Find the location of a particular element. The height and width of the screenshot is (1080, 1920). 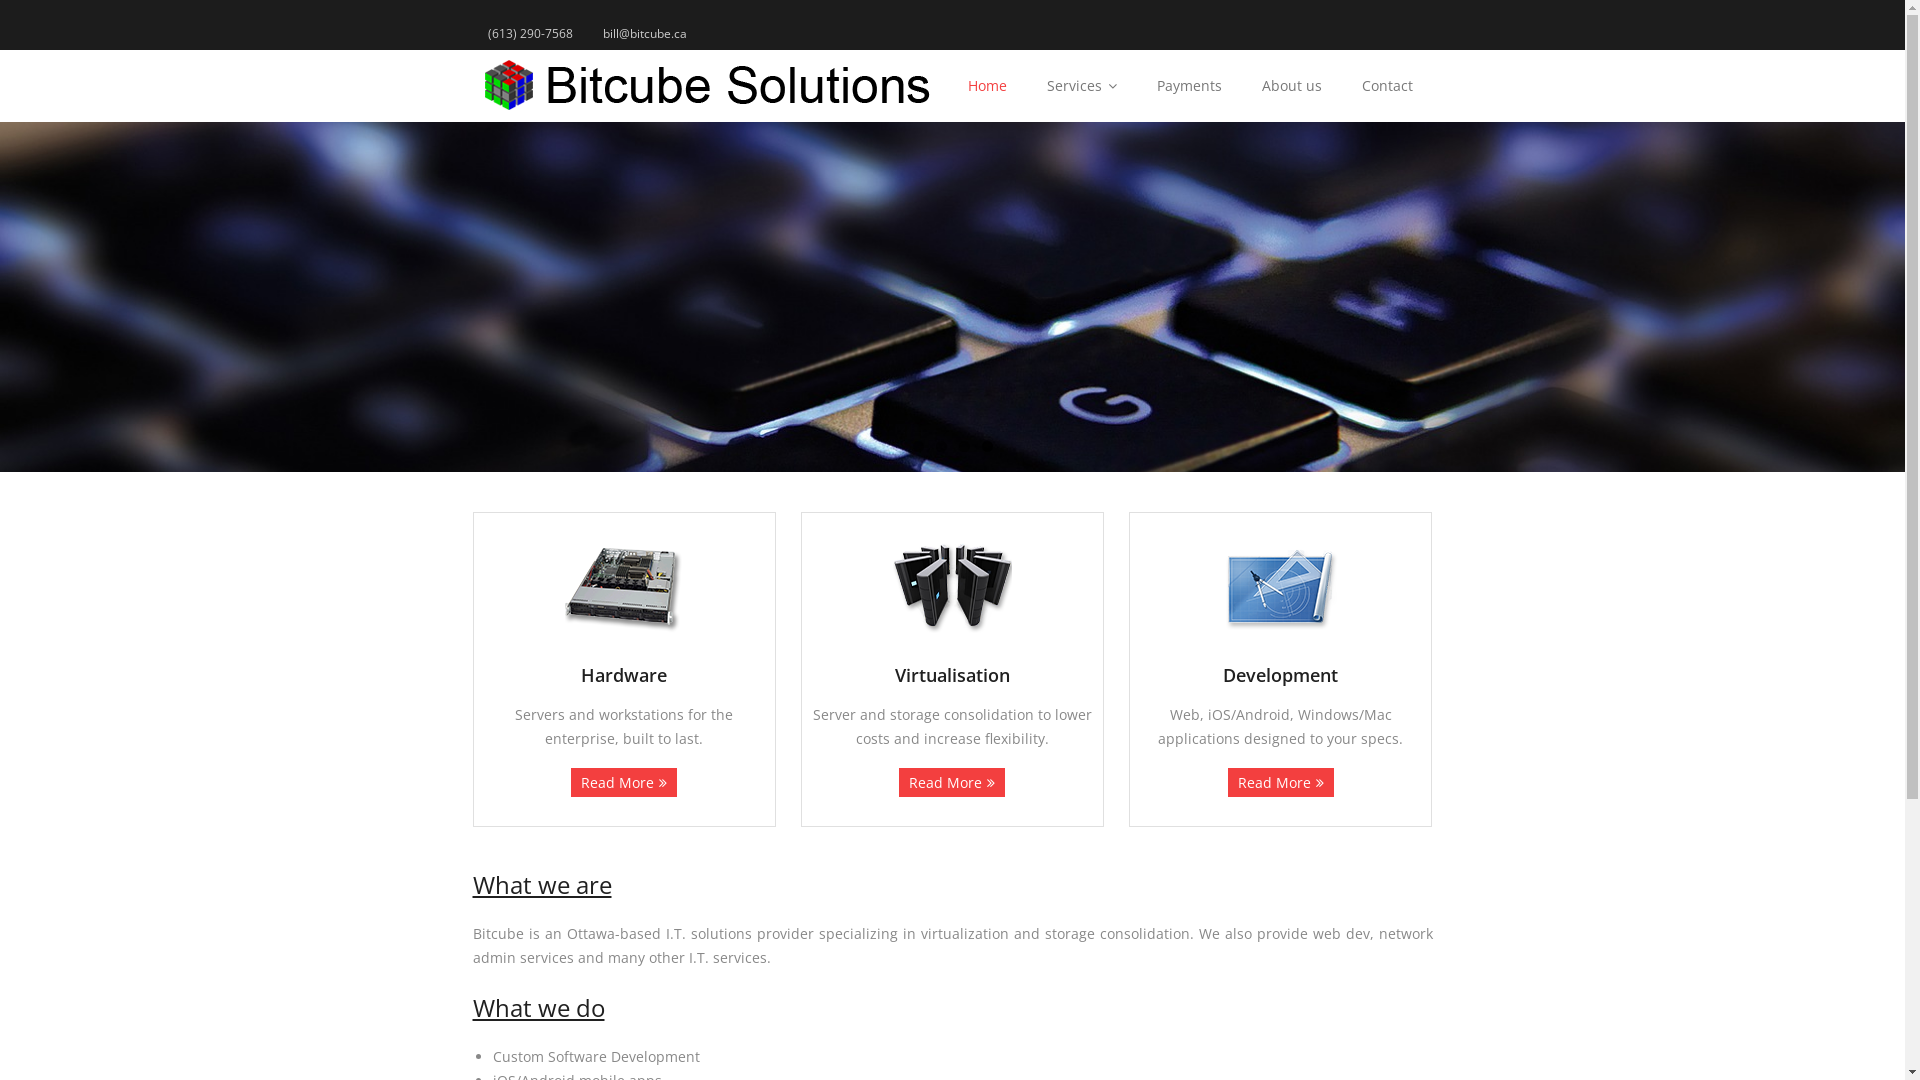

'About us' is located at coordinates (1291, 84).